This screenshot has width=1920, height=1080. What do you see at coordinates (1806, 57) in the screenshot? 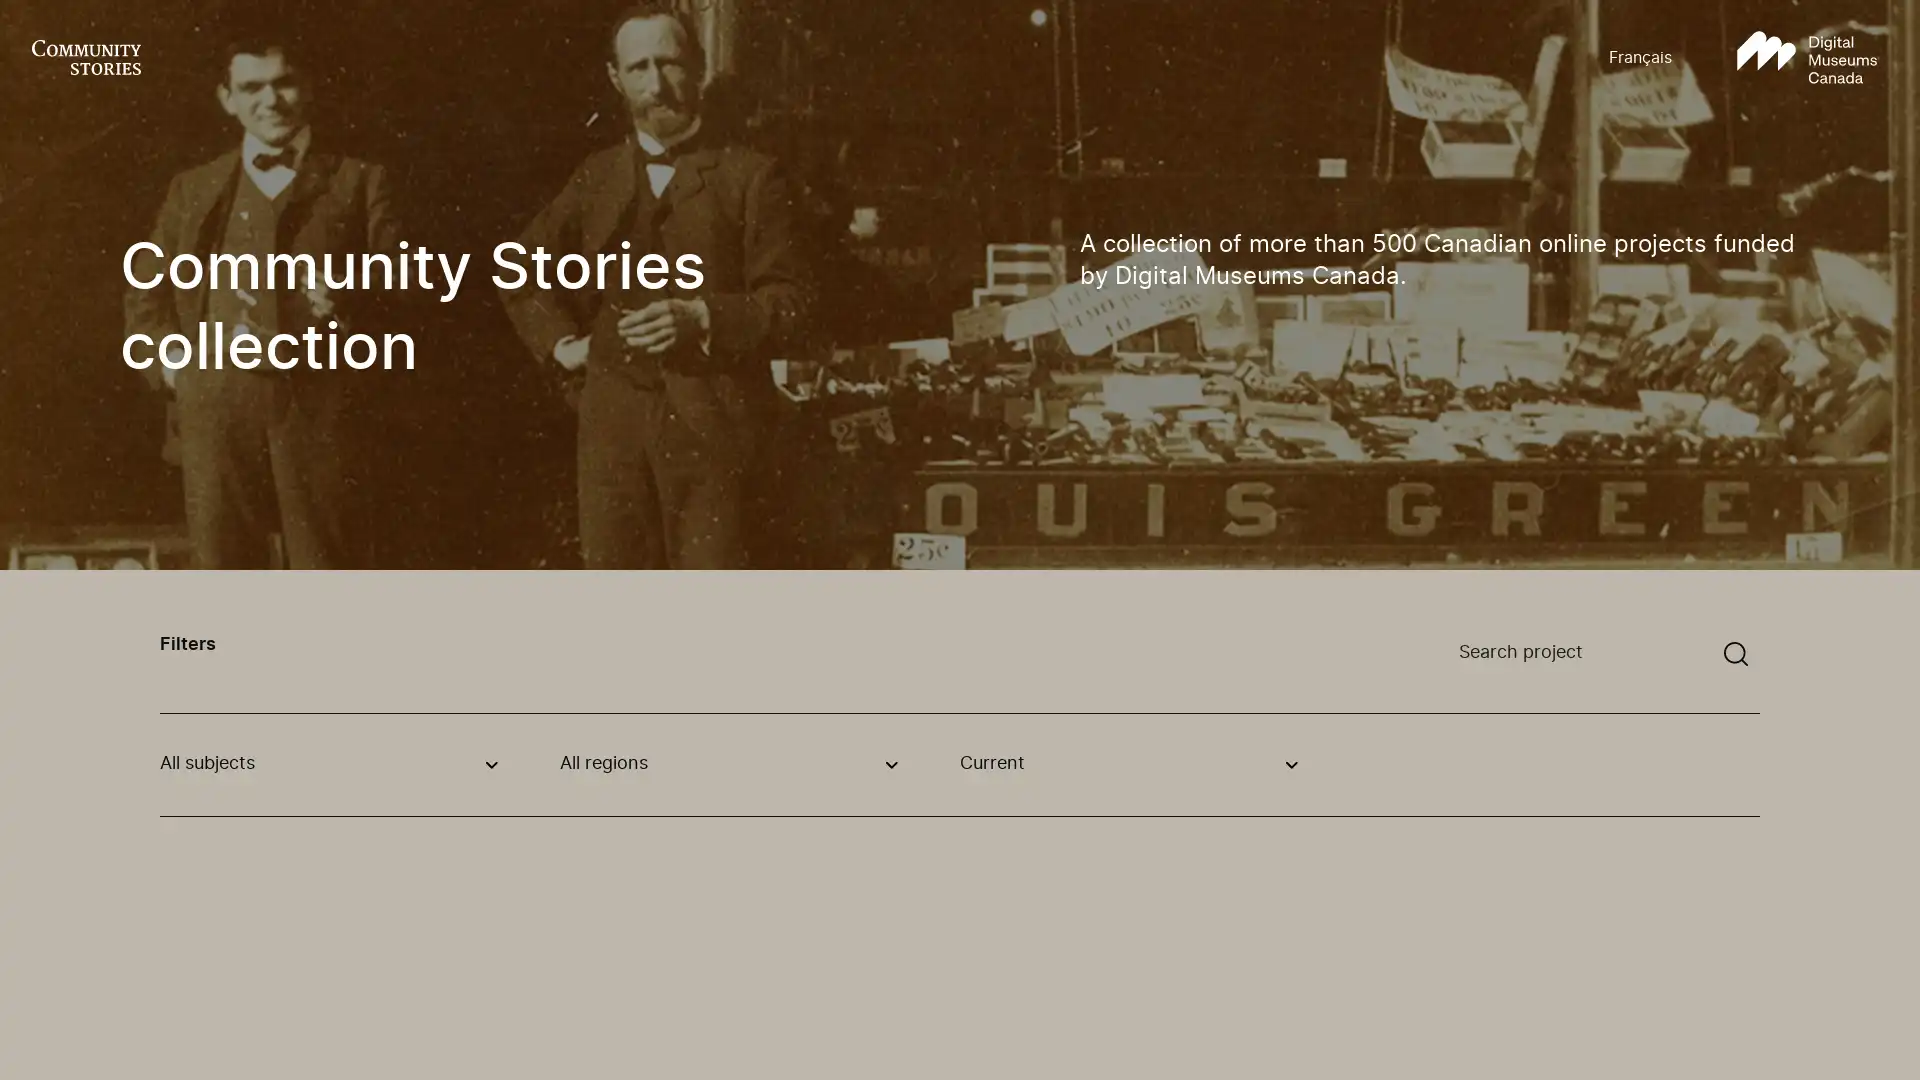
I see `Go to Digital Museums Canada website` at bounding box center [1806, 57].